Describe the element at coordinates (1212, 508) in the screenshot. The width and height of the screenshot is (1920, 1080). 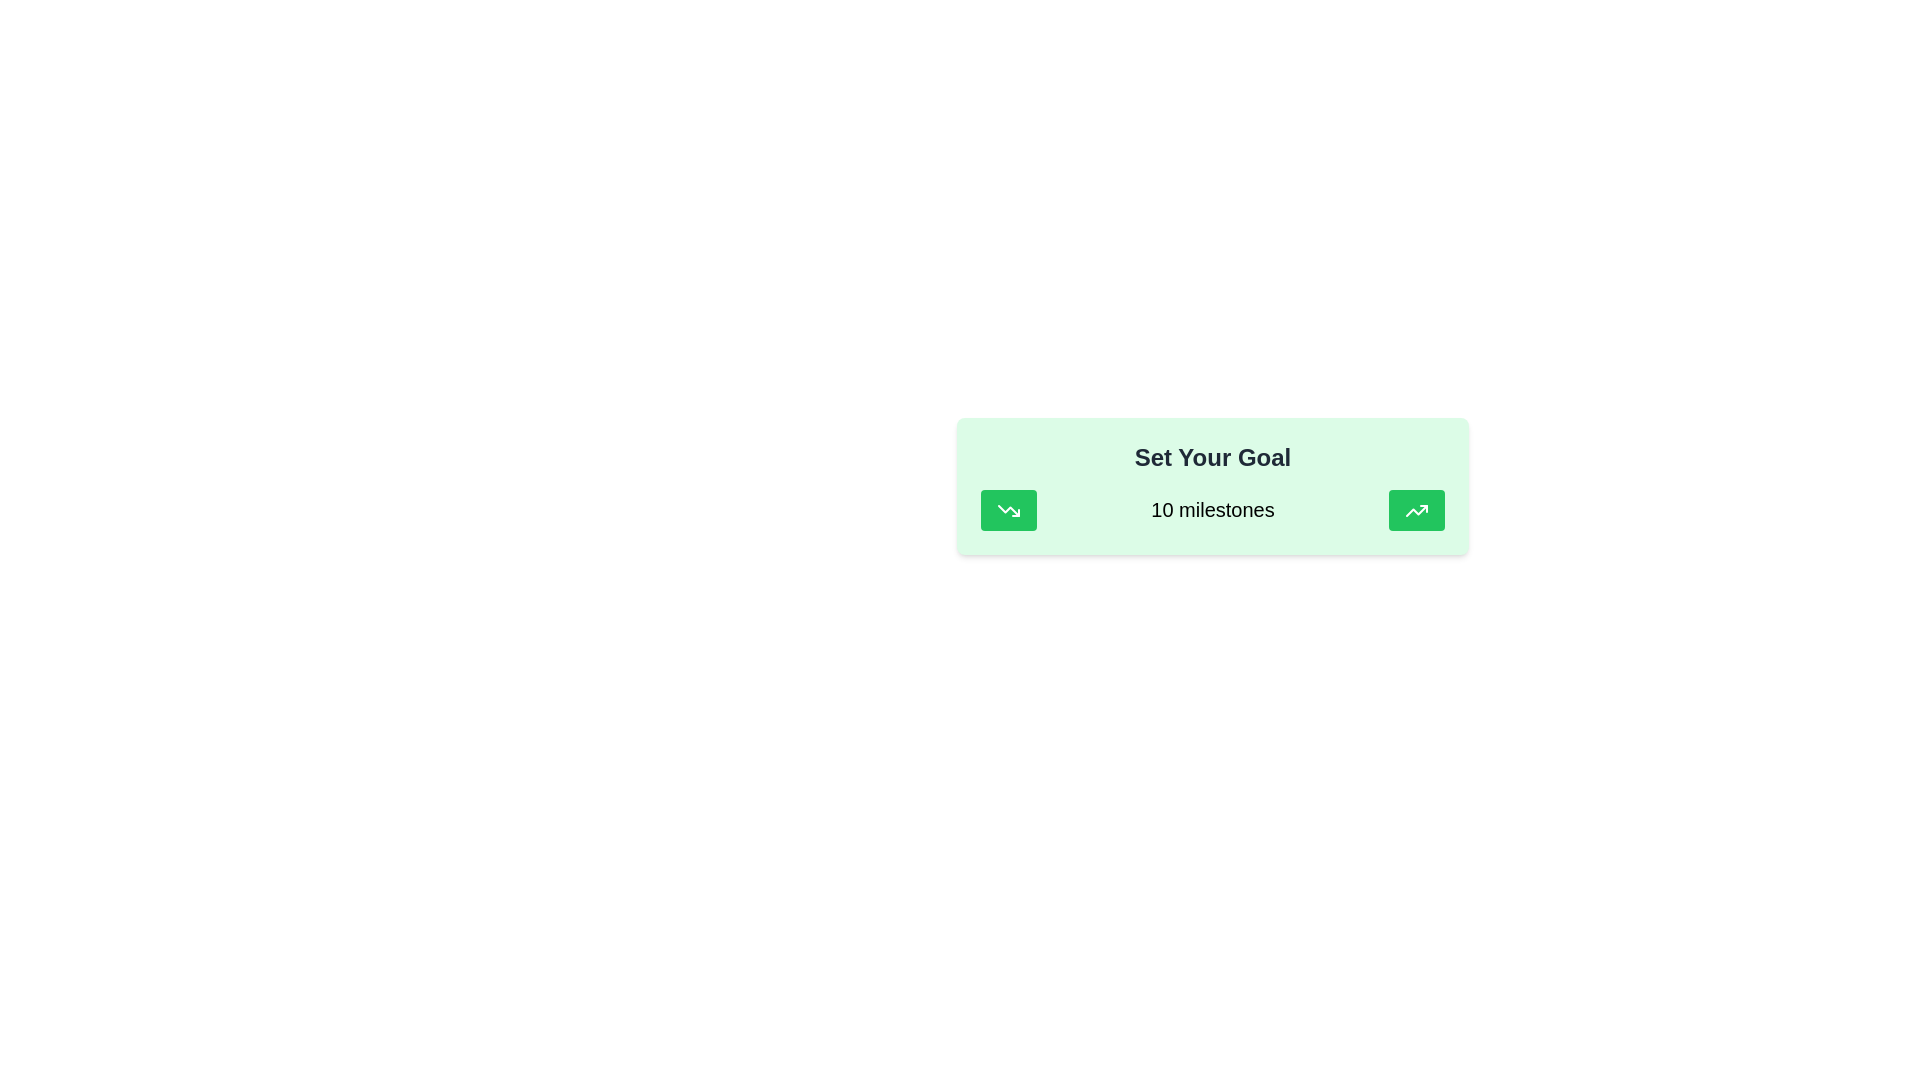
I see `the label/text that indicates milestones, located centrally beneath the 'Set Your Goal' heading, flanked by green buttons with arrow icons` at that location.